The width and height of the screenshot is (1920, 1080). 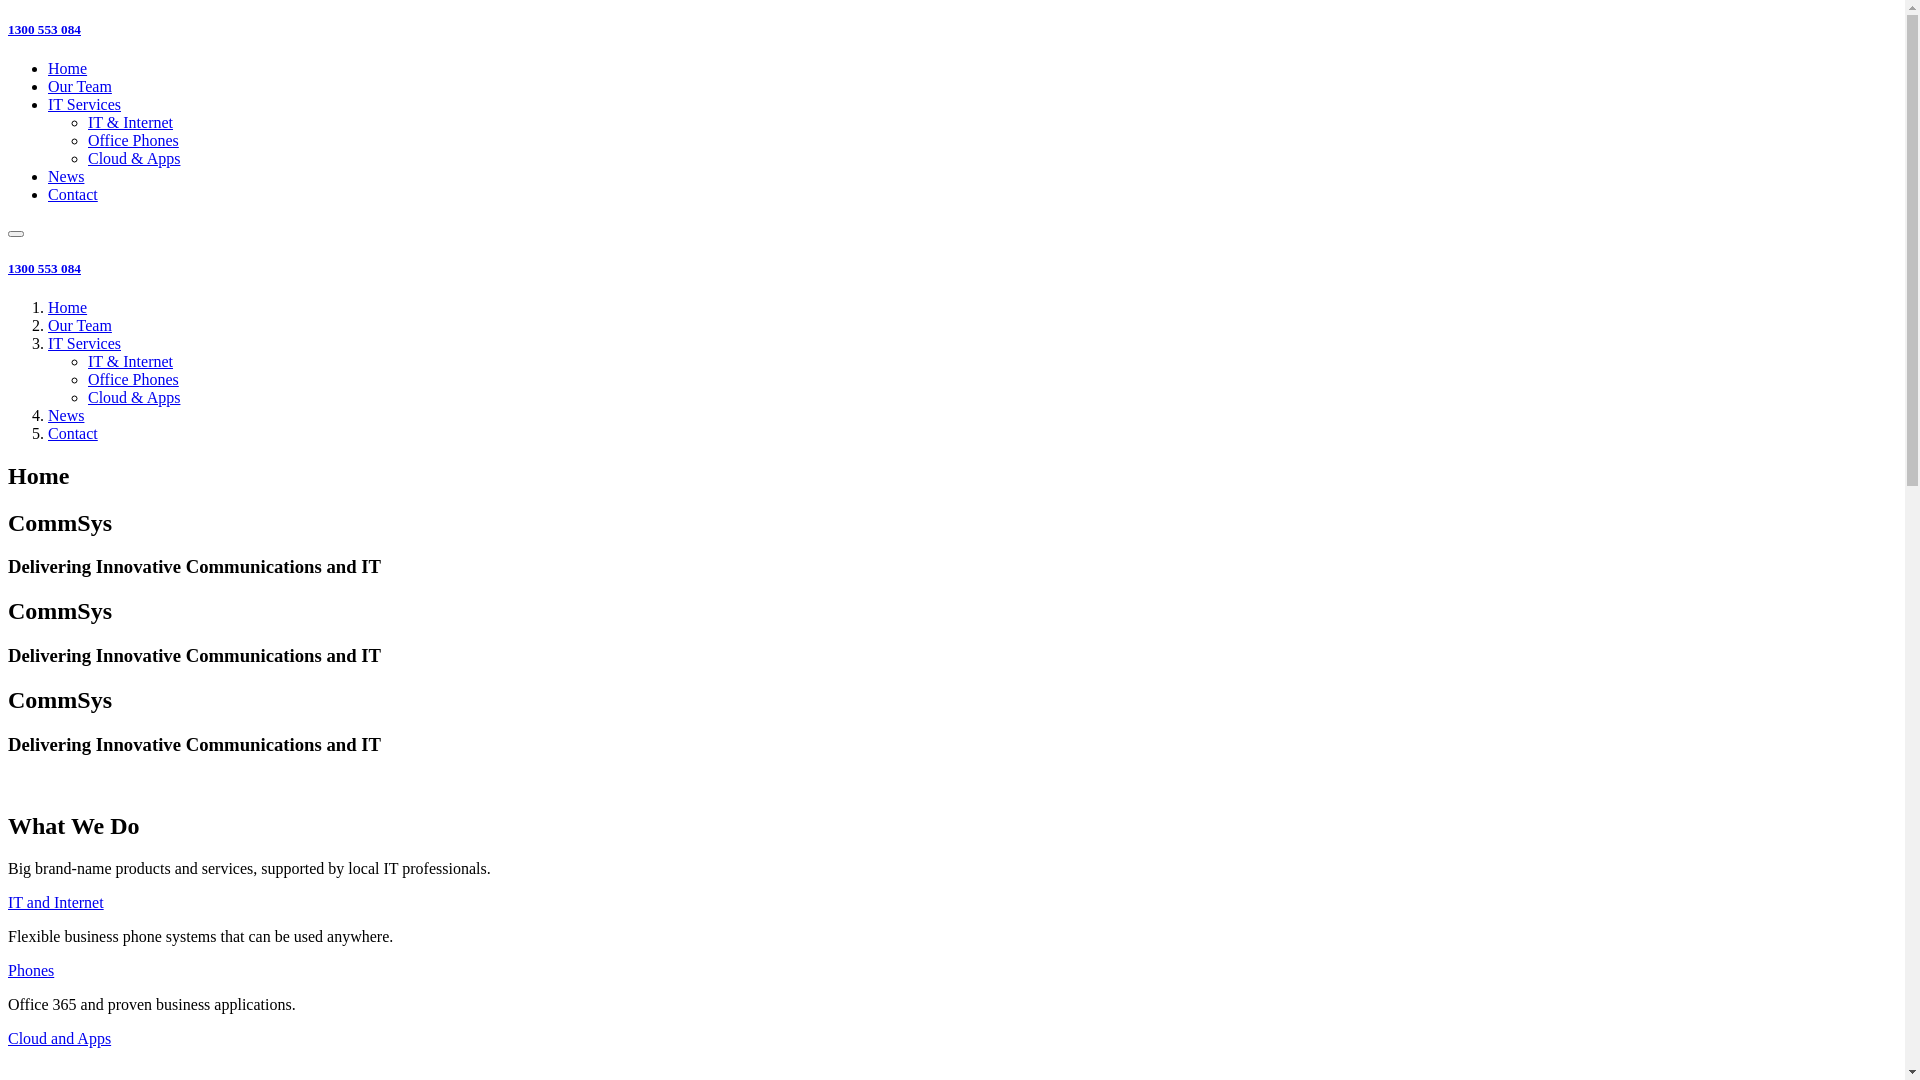 I want to click on 'Home', so click(x=67, y=307).